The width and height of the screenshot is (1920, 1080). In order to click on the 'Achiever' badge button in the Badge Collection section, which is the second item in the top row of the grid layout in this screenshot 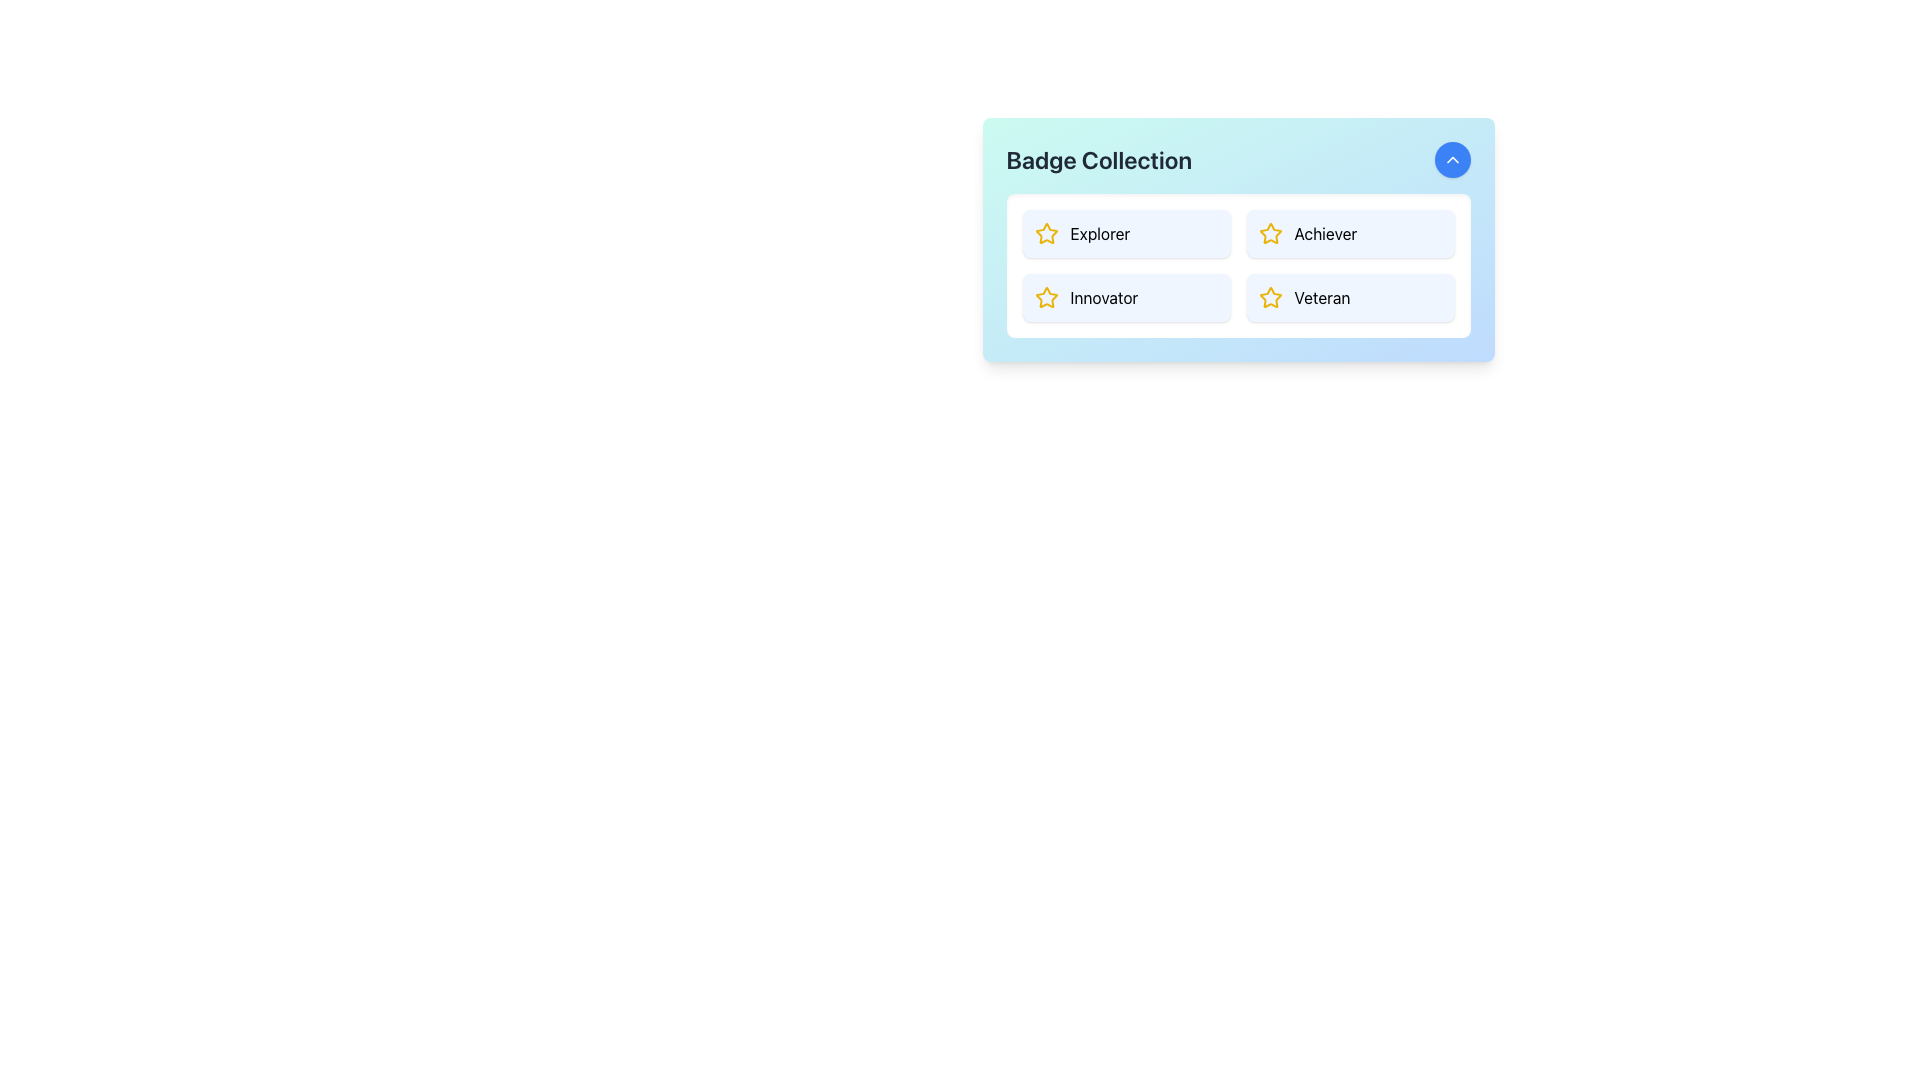, I will do `click(1350, 233)`.